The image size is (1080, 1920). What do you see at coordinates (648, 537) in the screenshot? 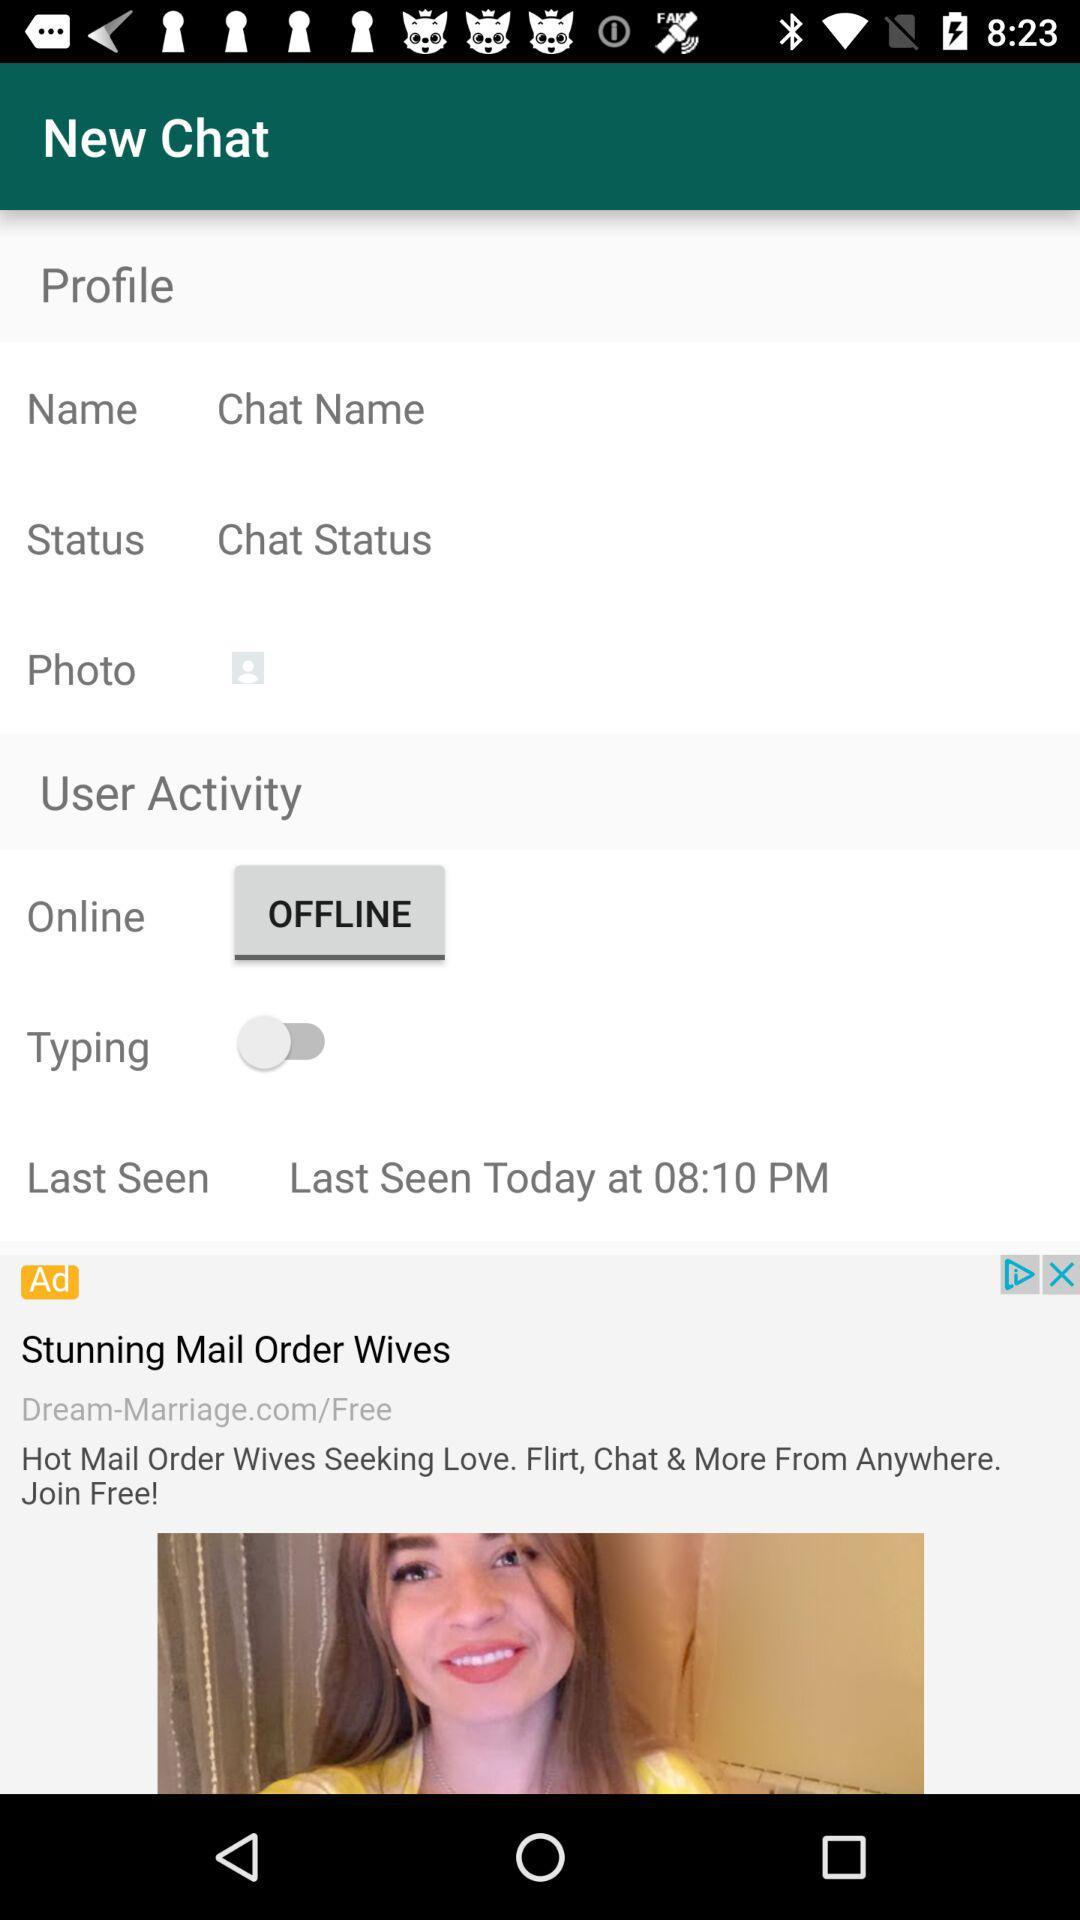
I see `the icons are correct range` at bounding box center [648, 537].